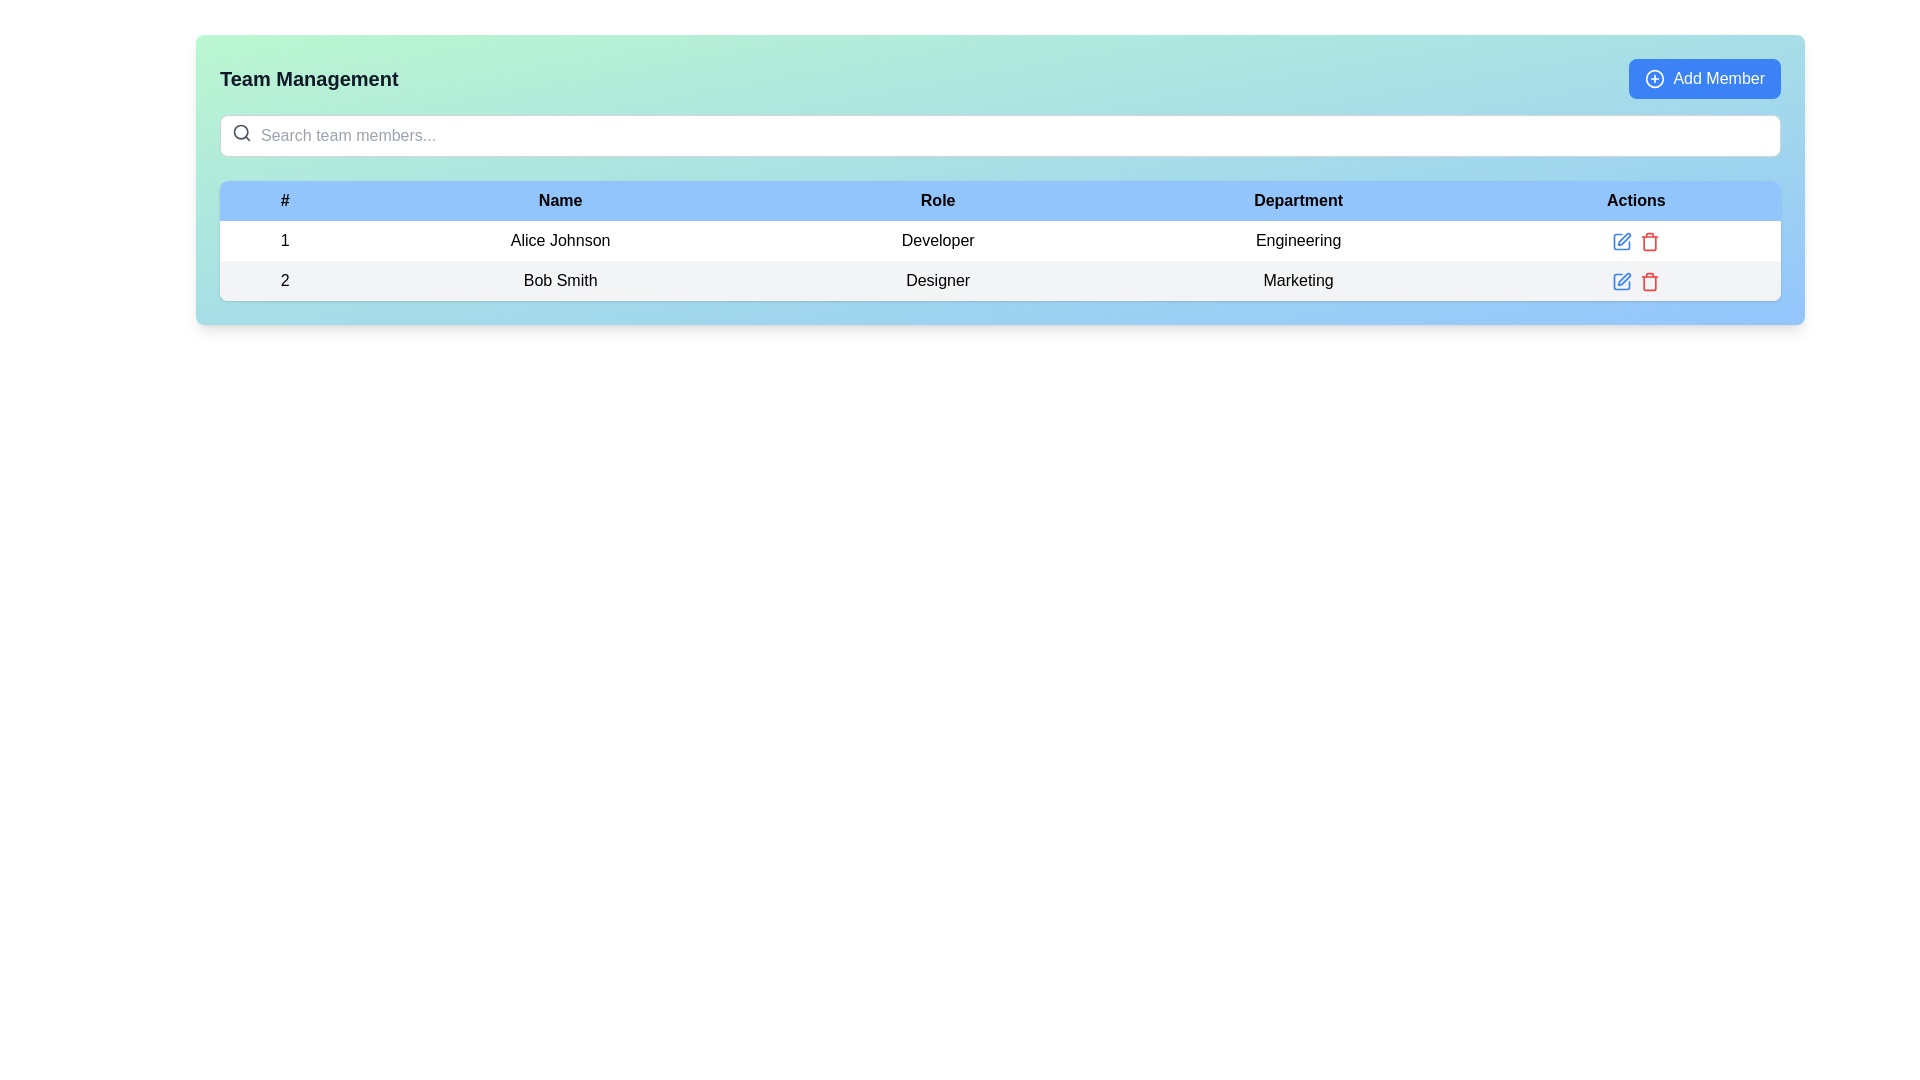  Describe the element at coordinates (1298, 281) in the screenshot. I see `the 'Marketing' label in the fourth cell of the second row of the table, which is under the 'Department' column` at that location.